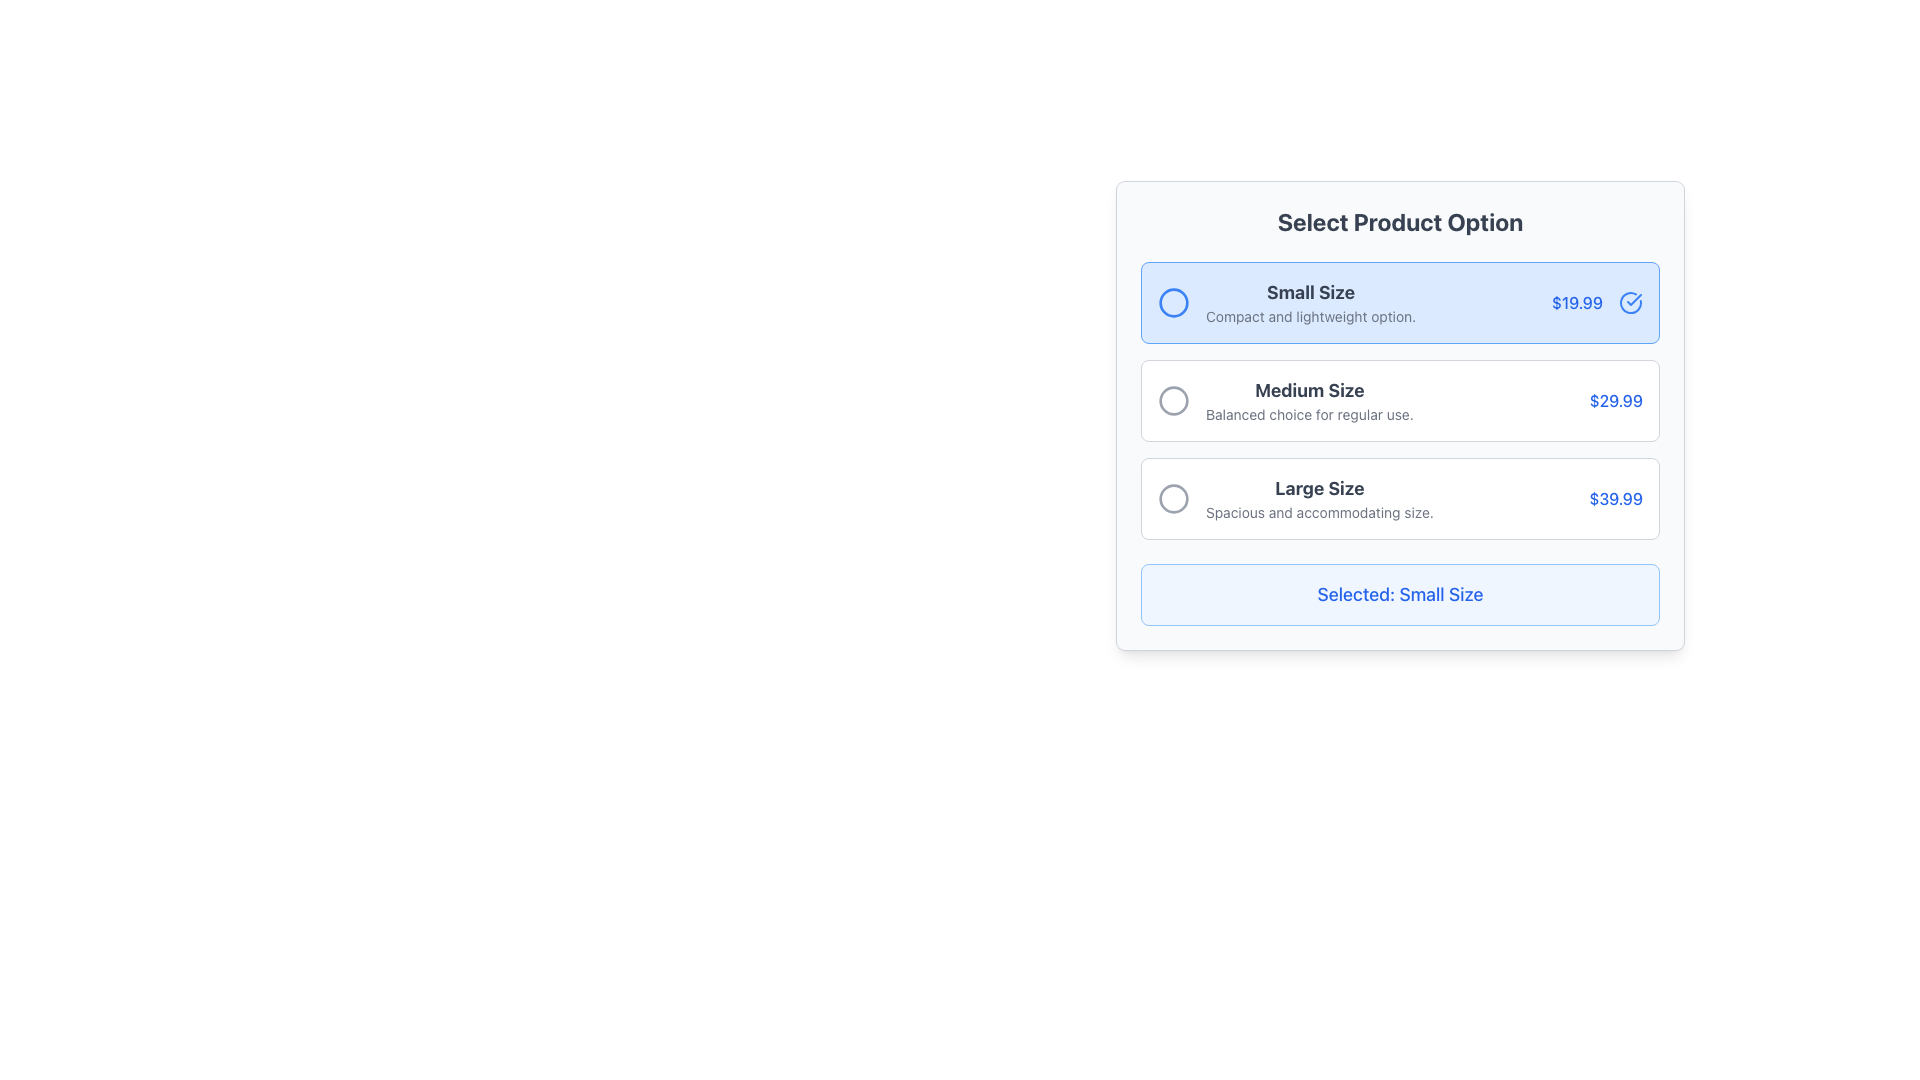 This screenshot has height=1080, width=1920. I want to click on the visual indicator icon representing the selected 'Small Size' option, so click(1631, 303).